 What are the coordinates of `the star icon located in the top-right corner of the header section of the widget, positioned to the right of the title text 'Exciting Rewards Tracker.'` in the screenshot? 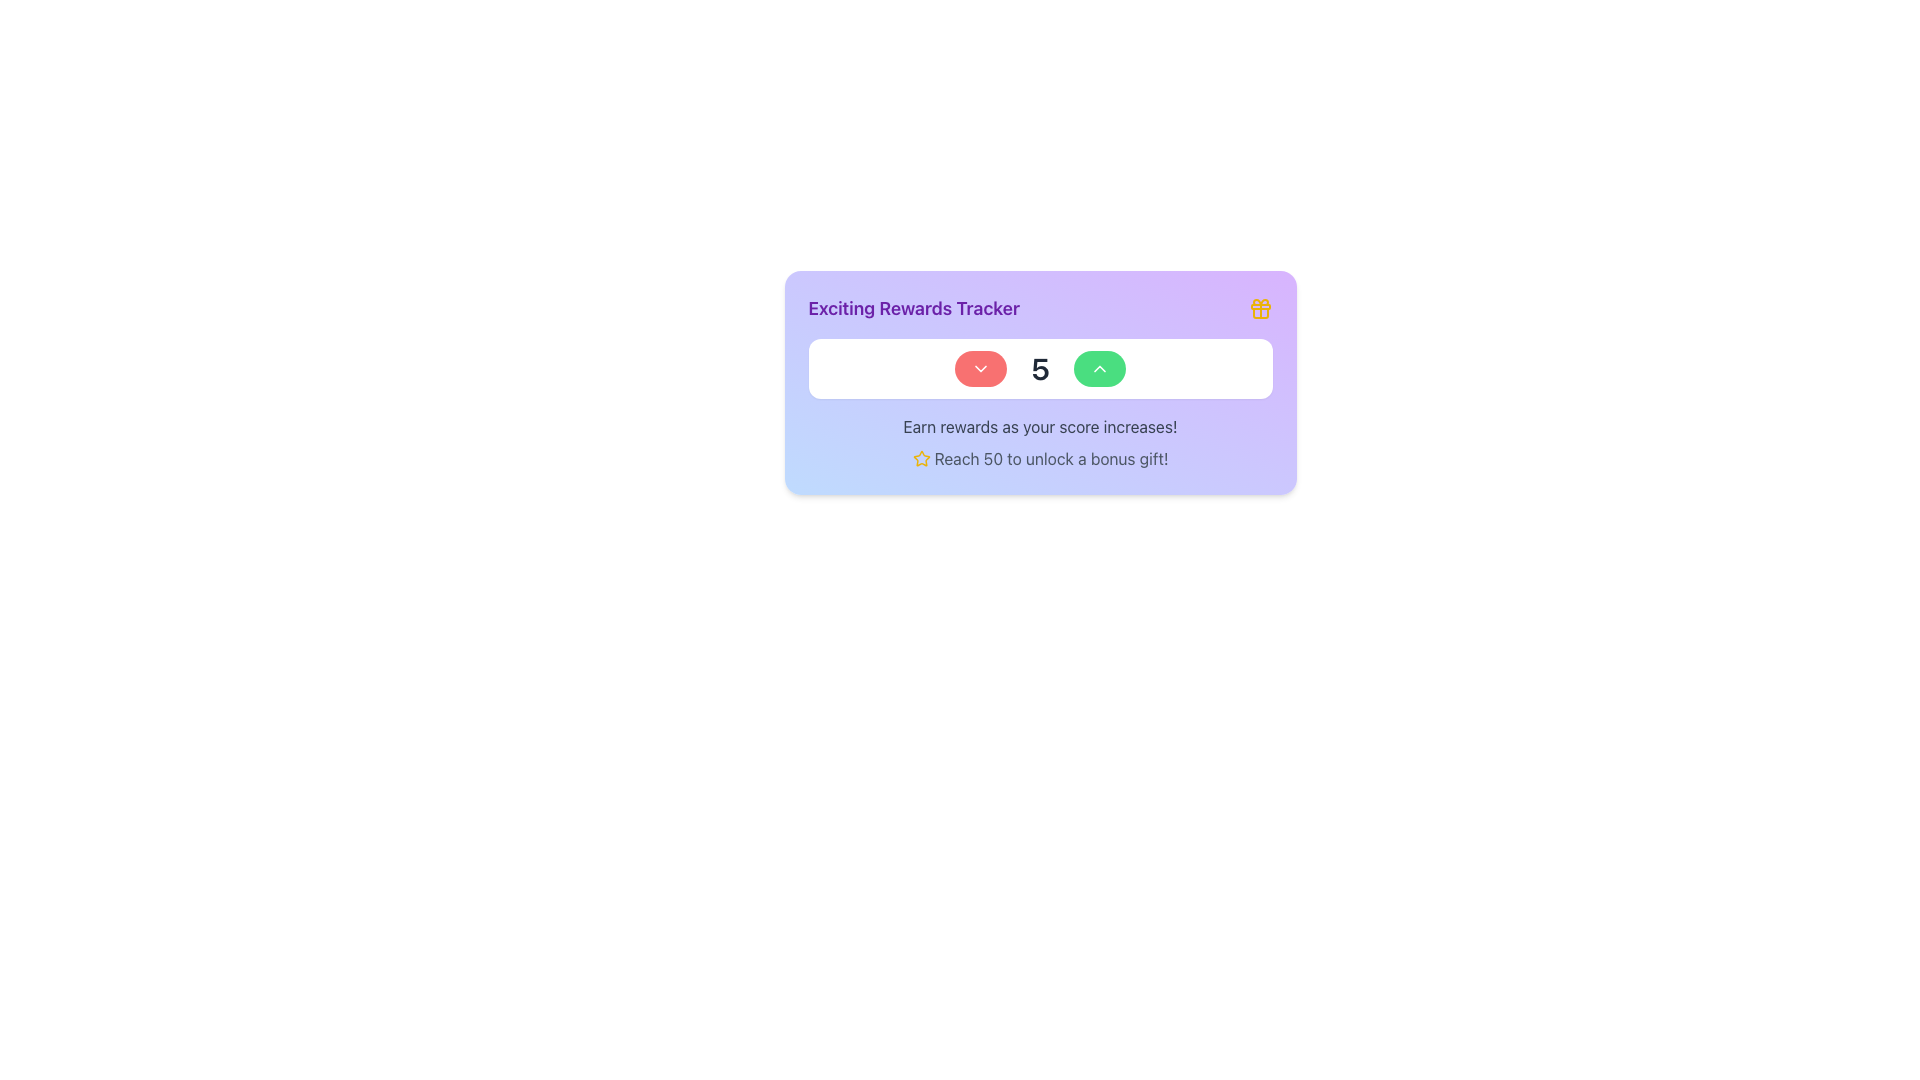 It's located at (920, 458).